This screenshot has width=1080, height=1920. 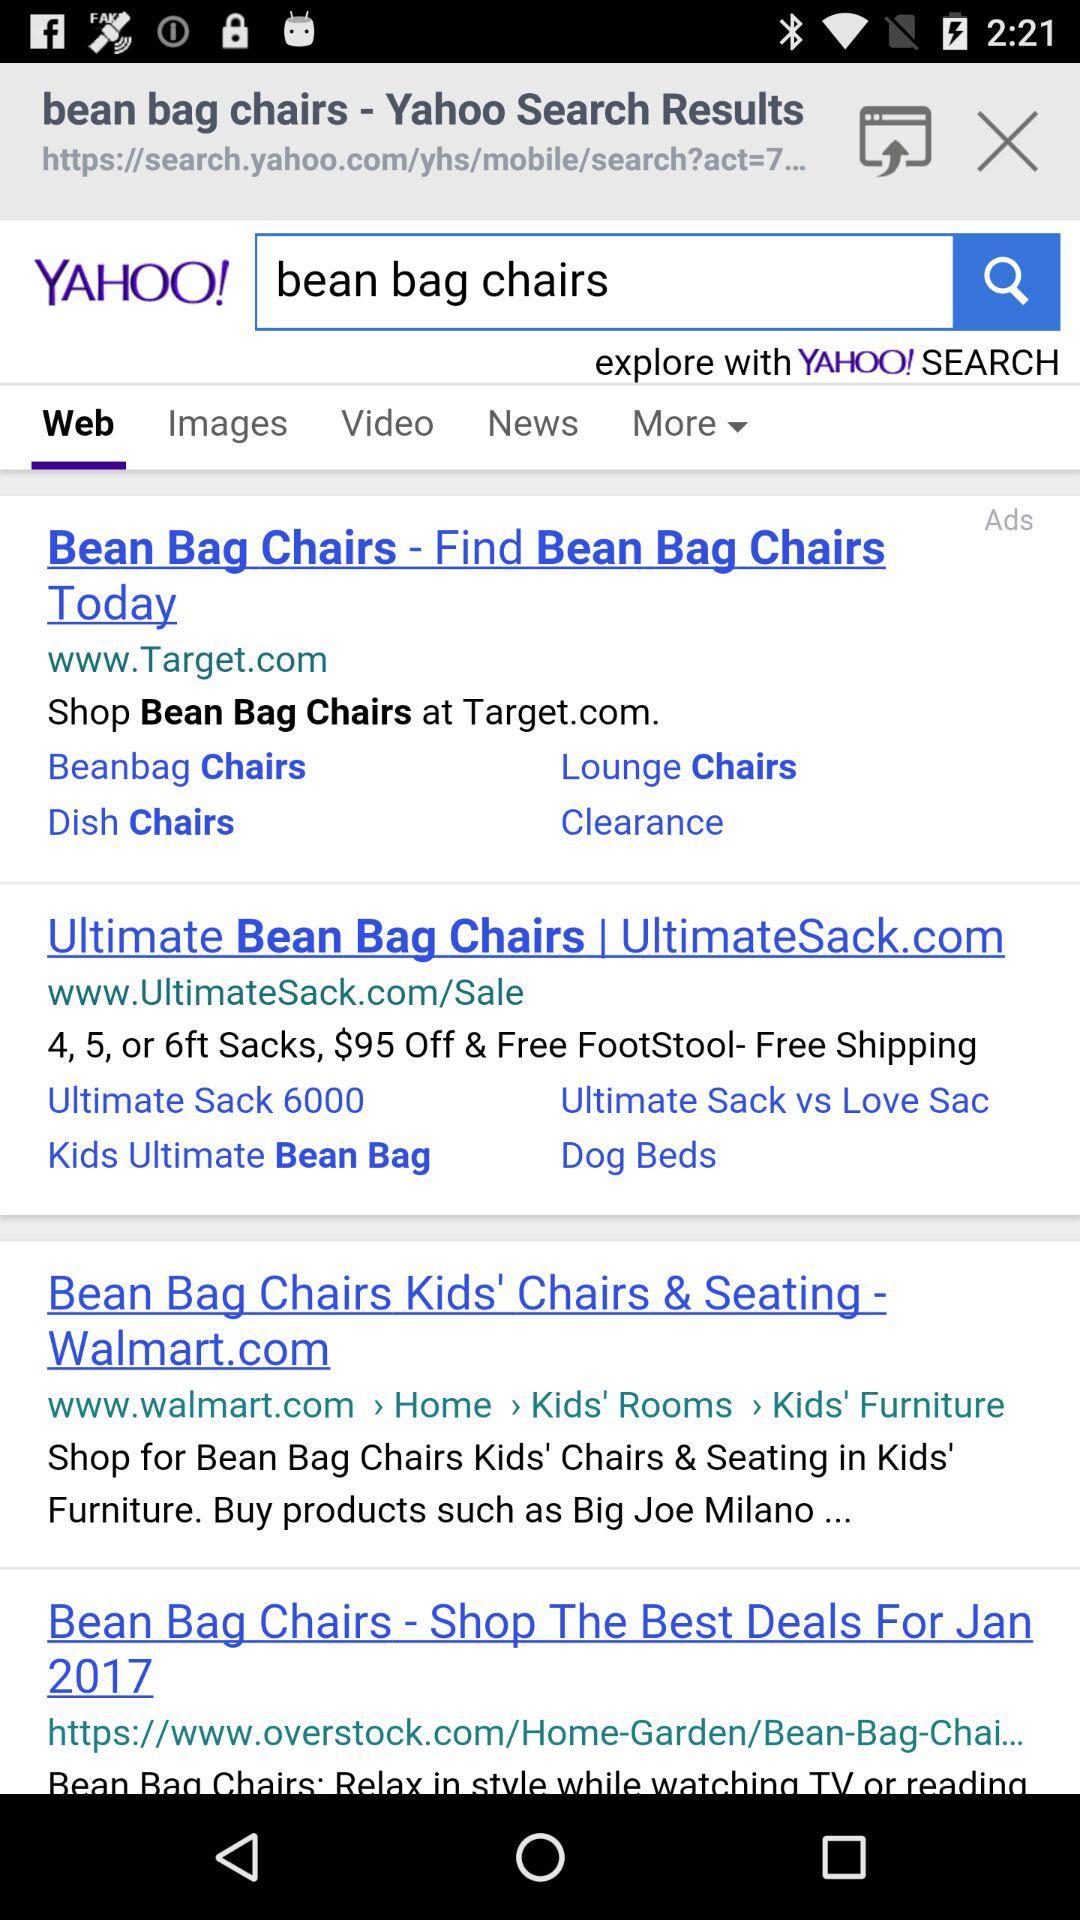 What do you see at coordinates (1007, 150) in the screenshot?
I see `the close icon` at bounding box center [1007, 150].